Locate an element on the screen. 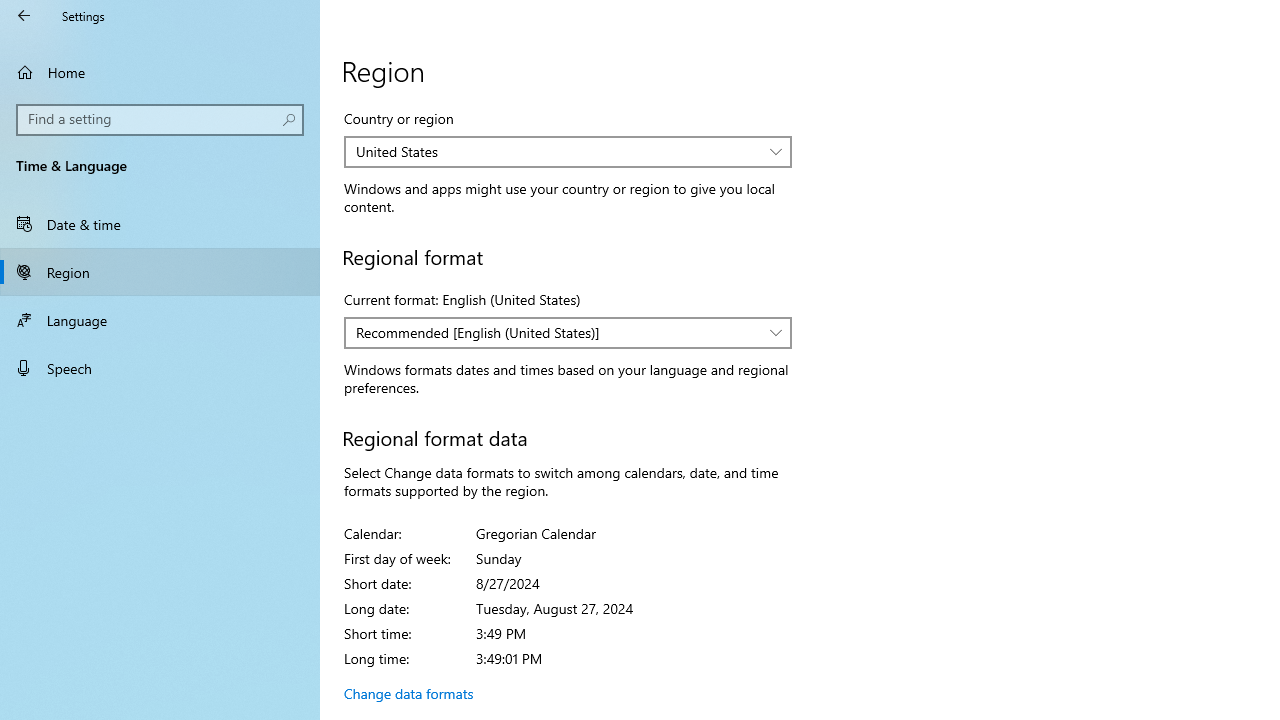 This screenshot has height=720, width=1280. 'Region' is located at coordinates (160, 271).